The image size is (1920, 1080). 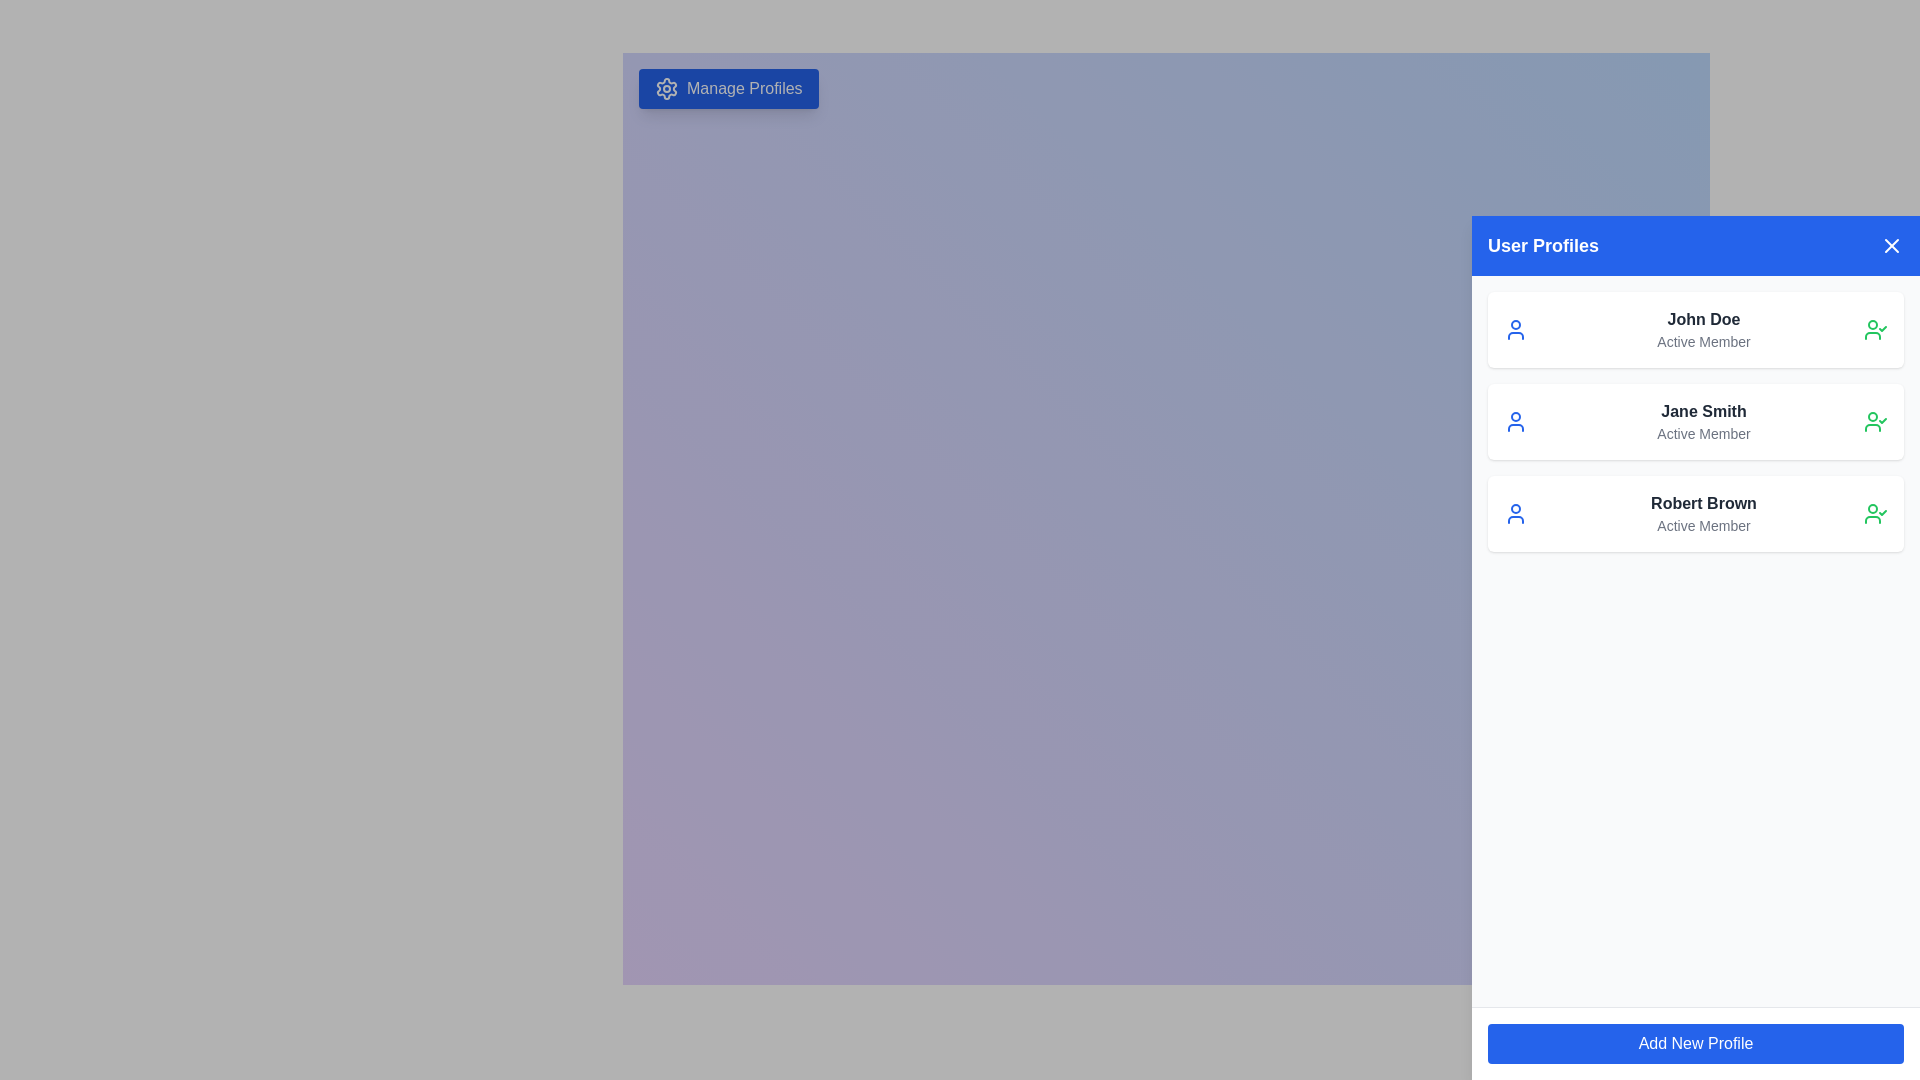 I want to click on the blue rectangular button labeled 'Manage Profiles', so click(x=727, y=87).